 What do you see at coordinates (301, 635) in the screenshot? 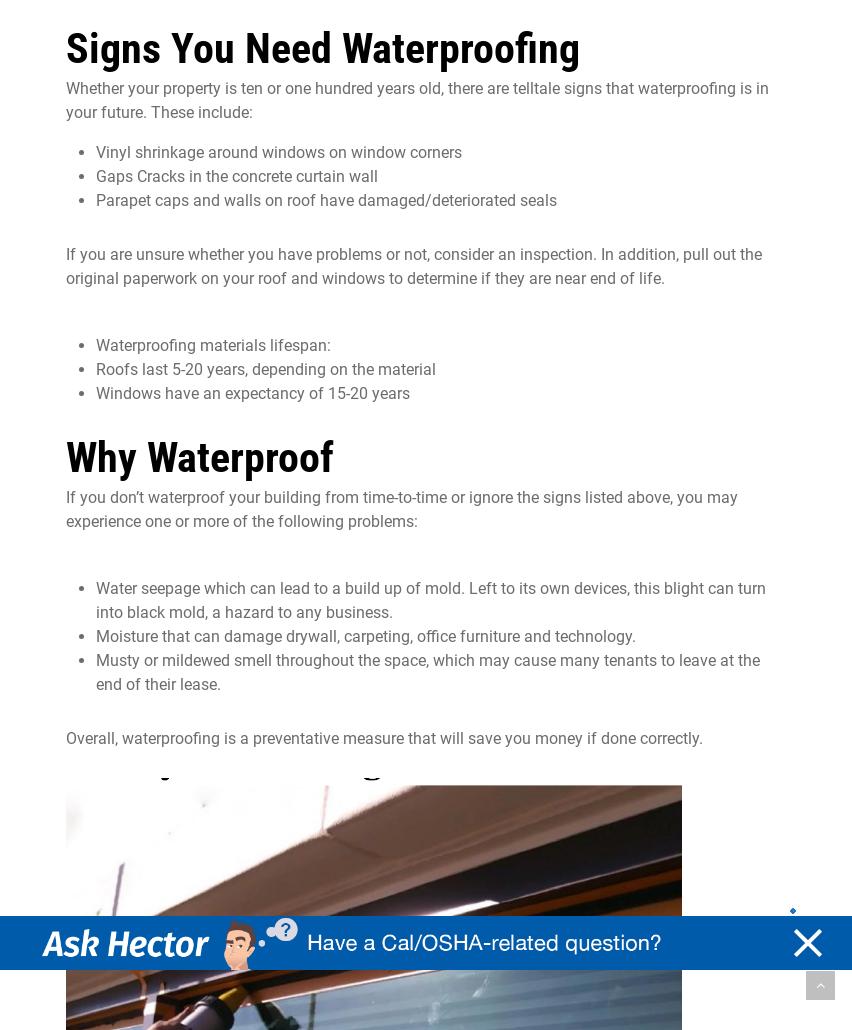
I see `'can damage drywall, carpeting'` at bounding box center [301, 635].